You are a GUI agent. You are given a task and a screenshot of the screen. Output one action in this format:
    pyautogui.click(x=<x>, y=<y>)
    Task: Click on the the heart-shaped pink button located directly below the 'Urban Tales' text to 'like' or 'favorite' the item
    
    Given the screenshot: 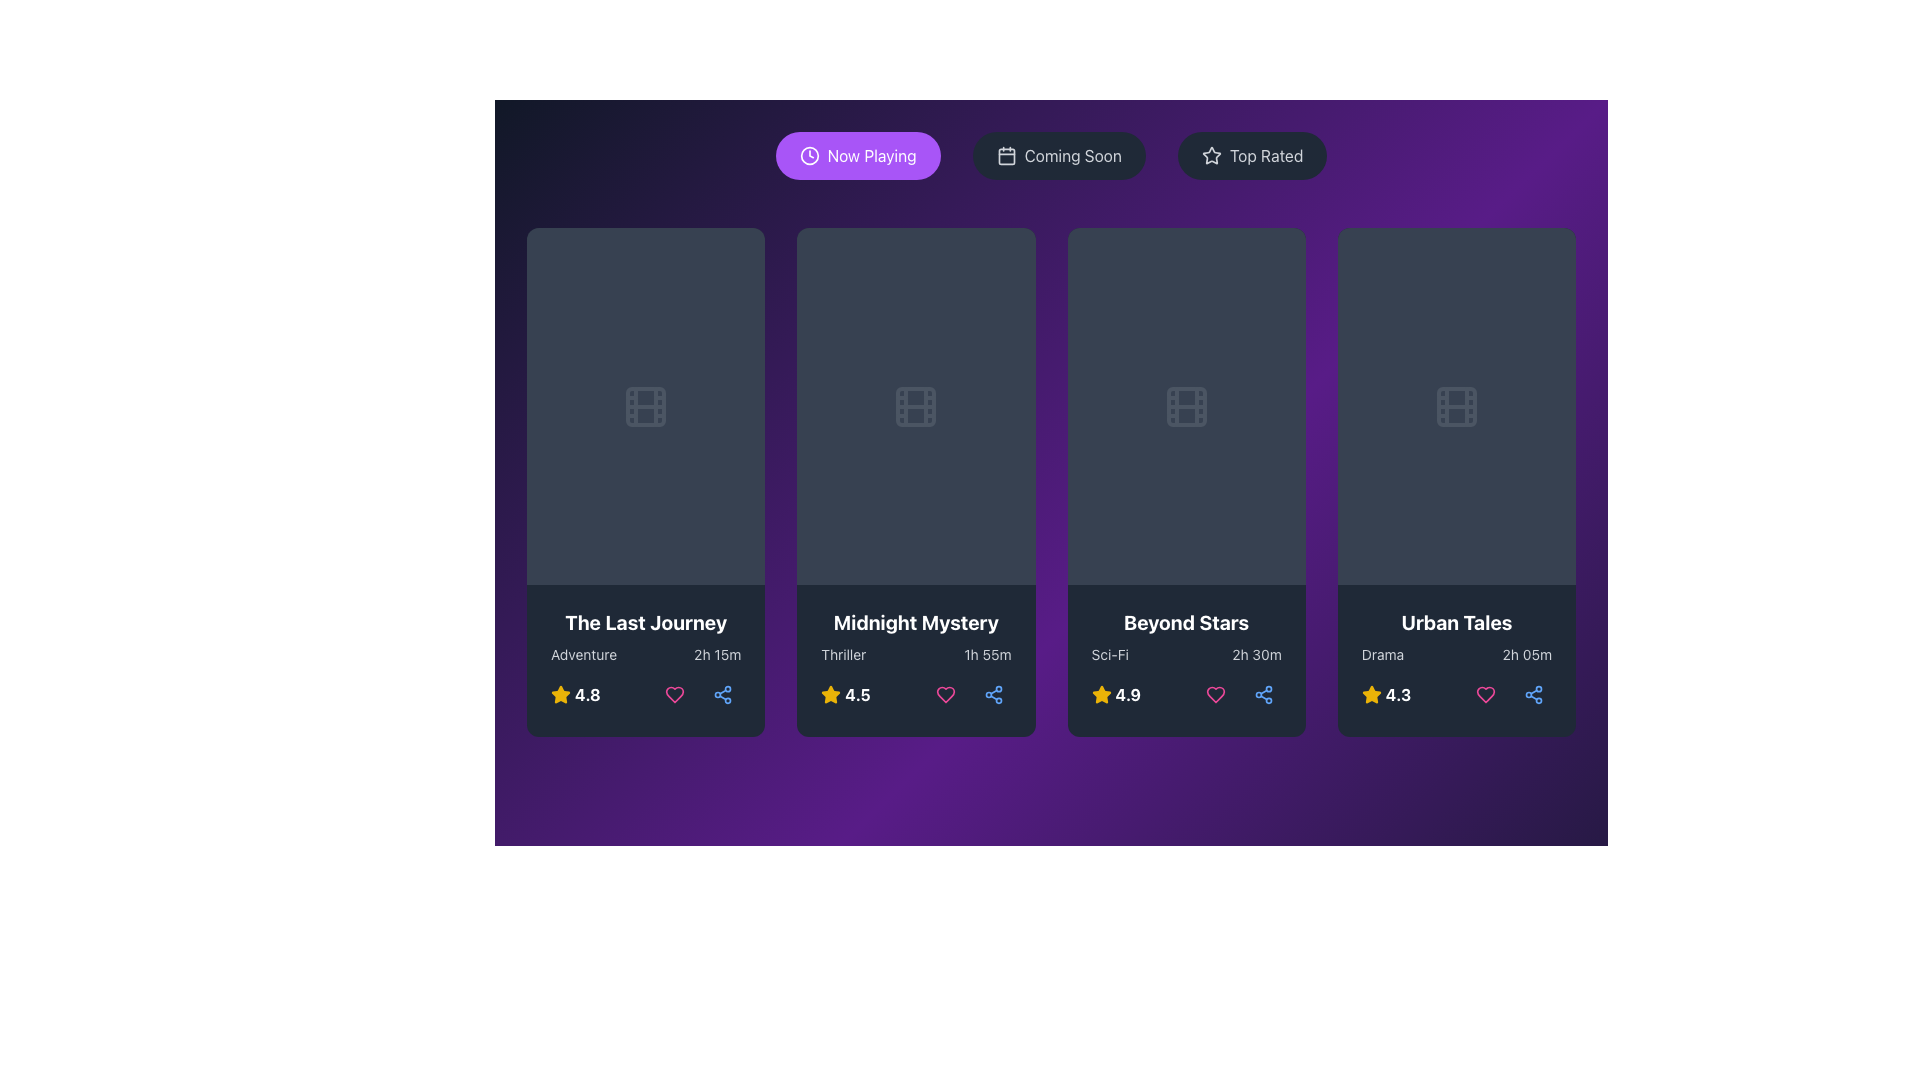 What is the action you would take?
    pyautogui.click(x=1486, y=693)
    